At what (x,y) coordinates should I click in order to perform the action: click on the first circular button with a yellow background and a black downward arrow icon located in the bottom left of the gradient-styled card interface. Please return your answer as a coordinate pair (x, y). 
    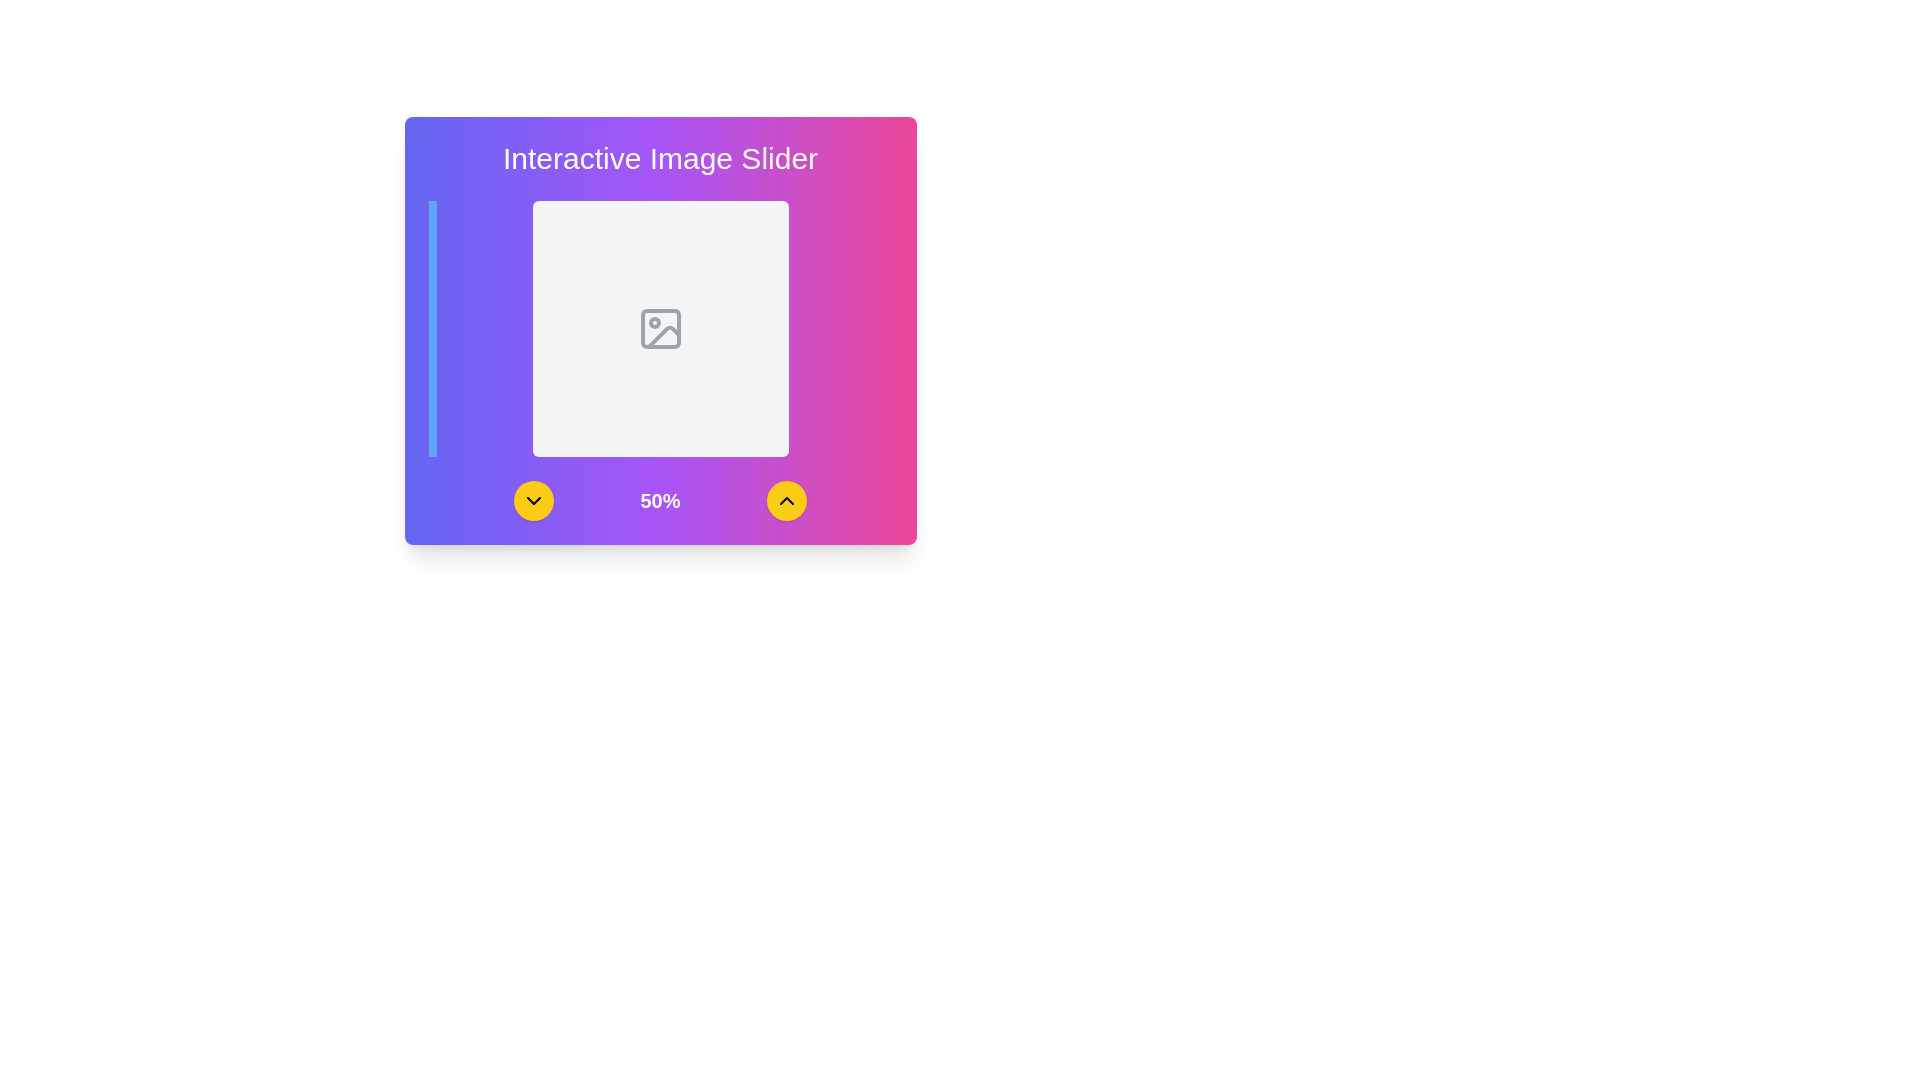
    Looking at the image, I should click on (534, 500).